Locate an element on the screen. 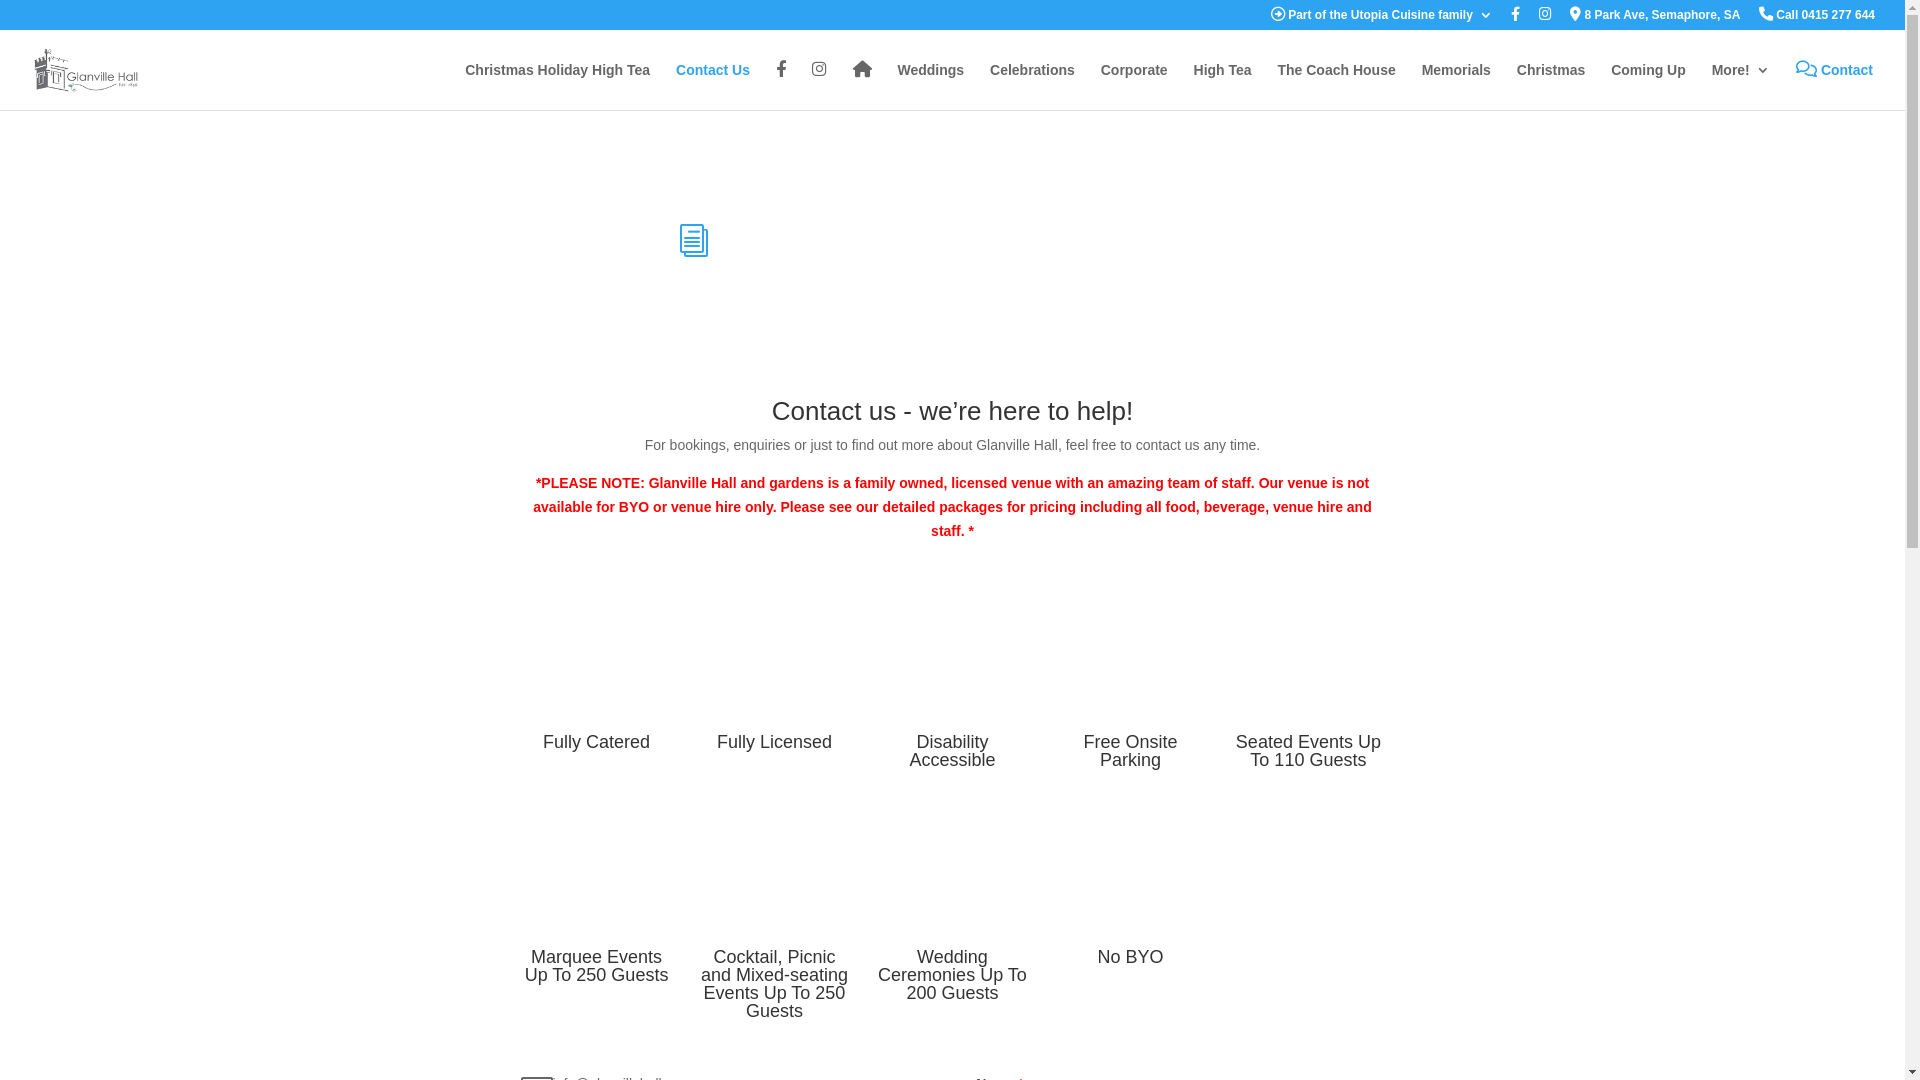 This screenshot has height=1080, width=1920. 'Coming Up' is located at coordinates (1648, 85).